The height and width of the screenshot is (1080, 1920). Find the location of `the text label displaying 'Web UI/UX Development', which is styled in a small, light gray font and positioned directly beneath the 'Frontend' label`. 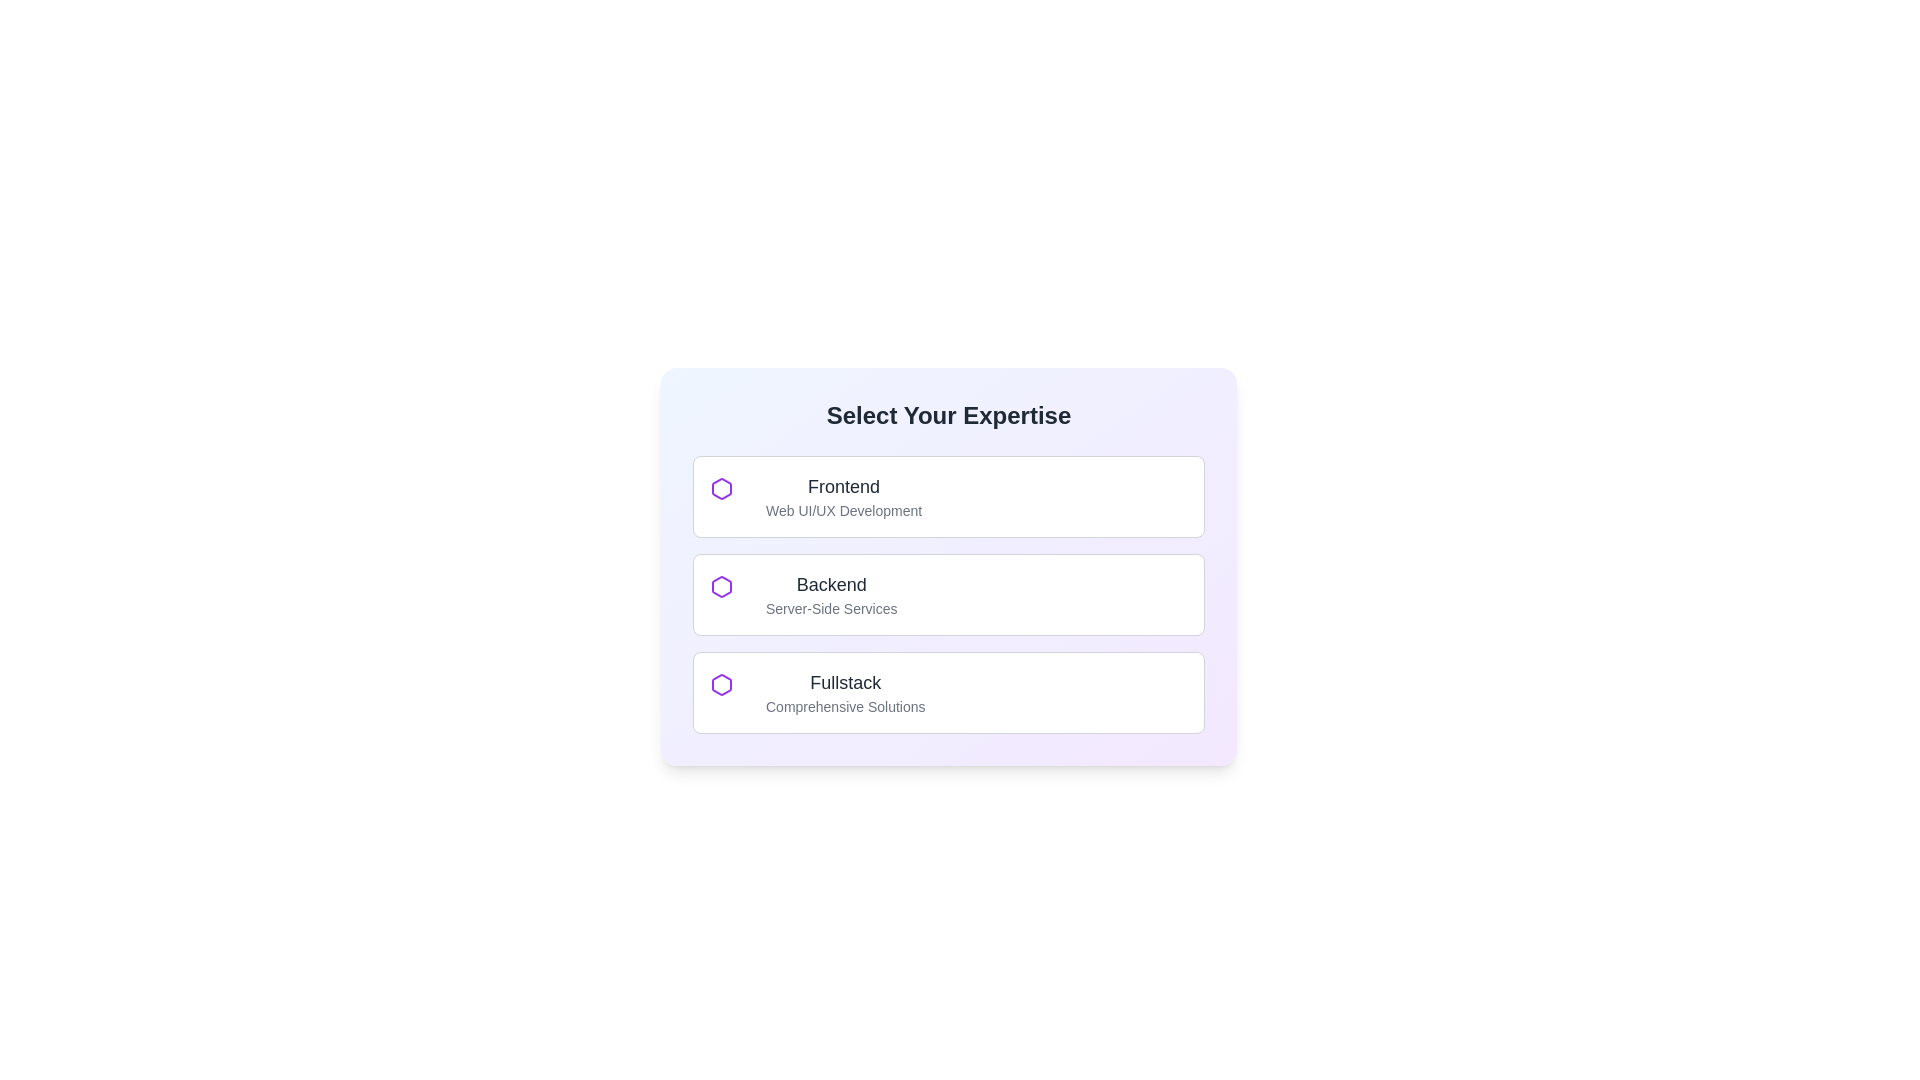

the text label displaying 'Web UI/UX Development', which is styled in a small, light gray font and positioned directly beneath the 'Frontend' label is located at coordinates (844, 509).